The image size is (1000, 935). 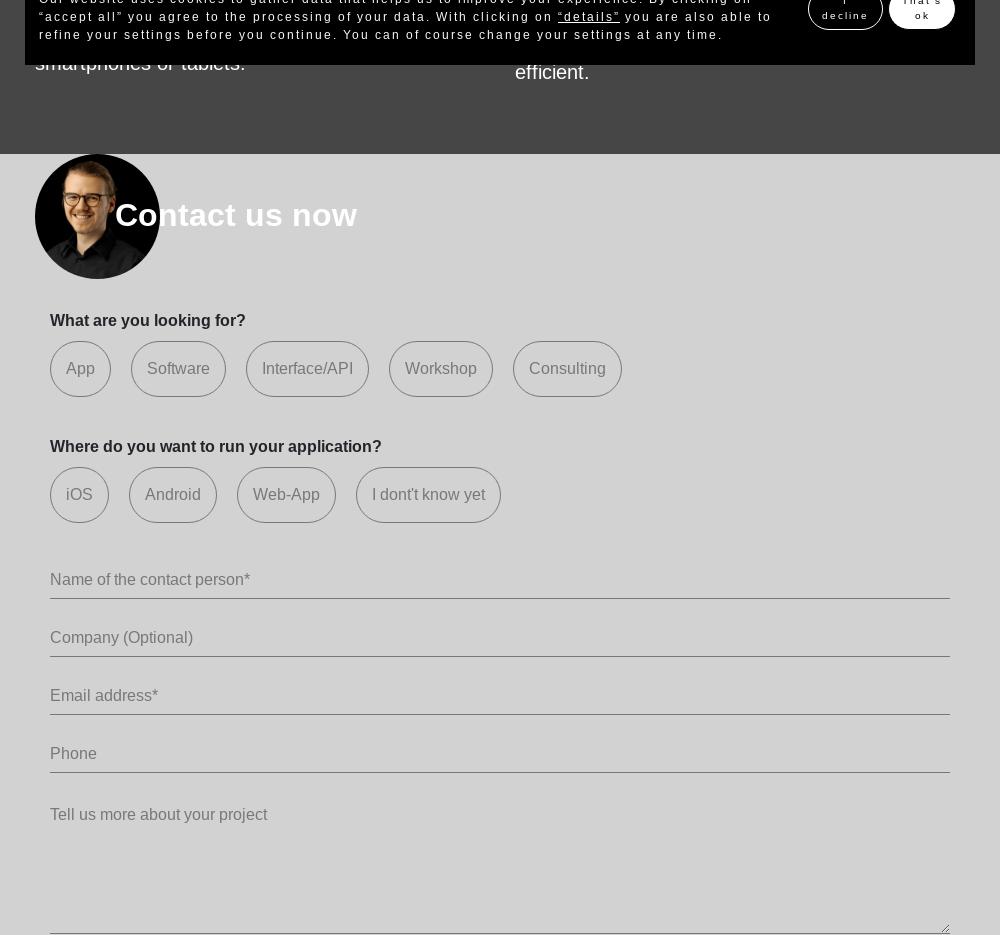 What do you see at coordinates (253, 493) in the screenshot?
I see `'Web-App'` at bounding box center [253, 493].